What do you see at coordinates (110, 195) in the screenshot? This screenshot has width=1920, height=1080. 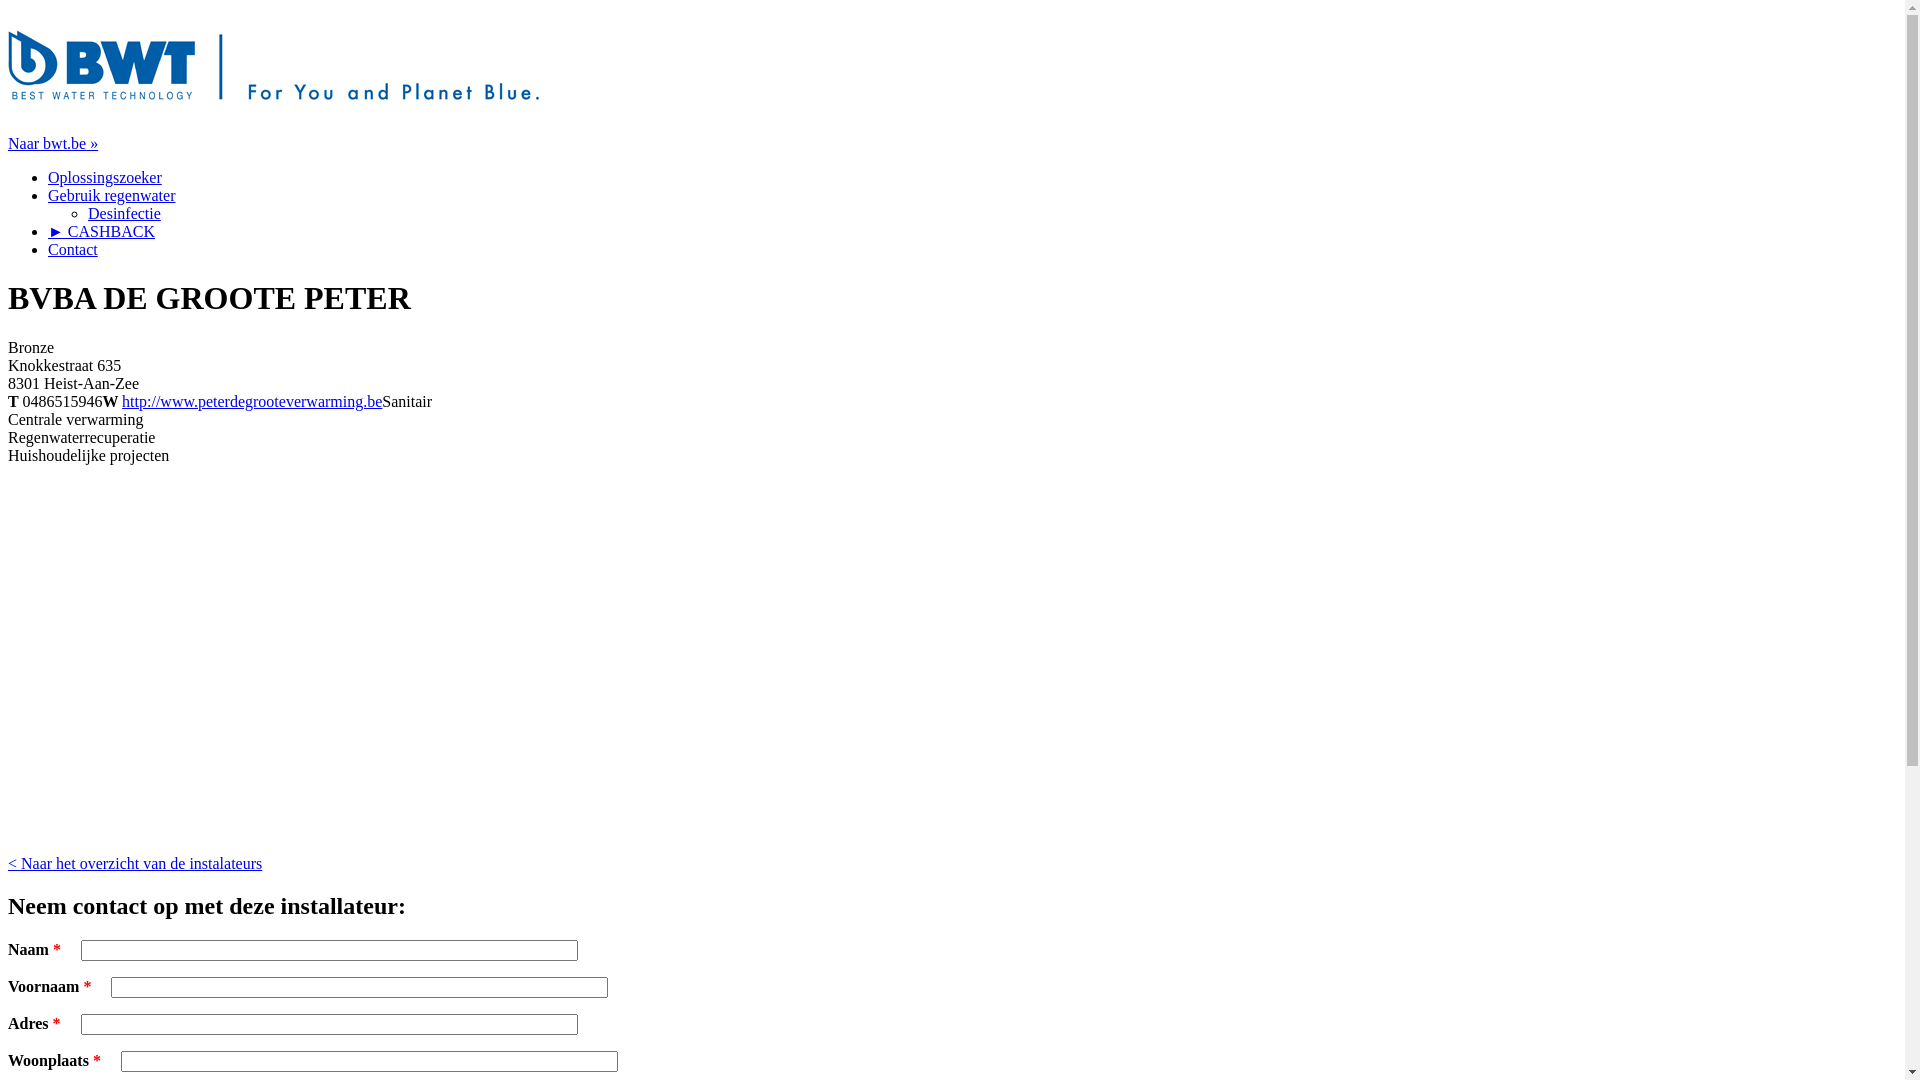 I see `'Gebruik regenwater'` at bounding box center [110, 195].